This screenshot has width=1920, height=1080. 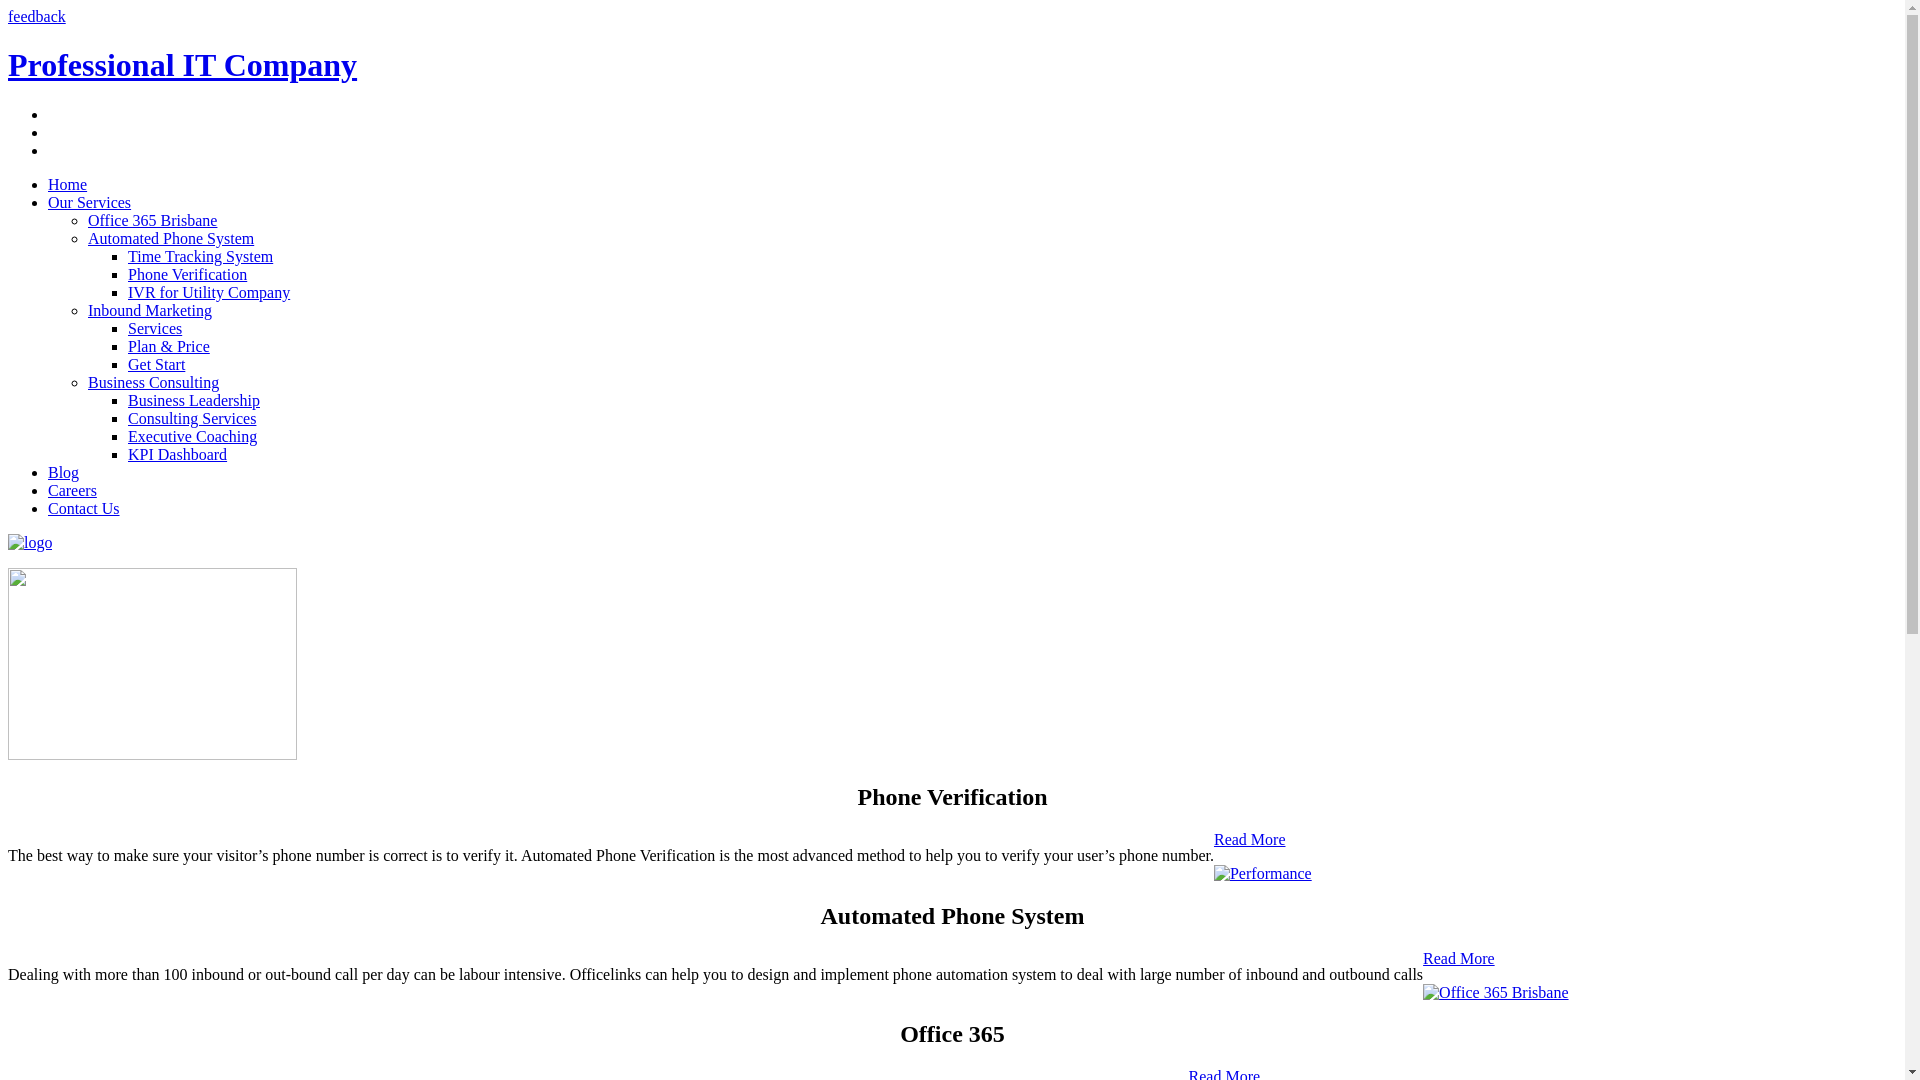 I want to click on 'Inbound Marketing', so click(x=148, y=310).